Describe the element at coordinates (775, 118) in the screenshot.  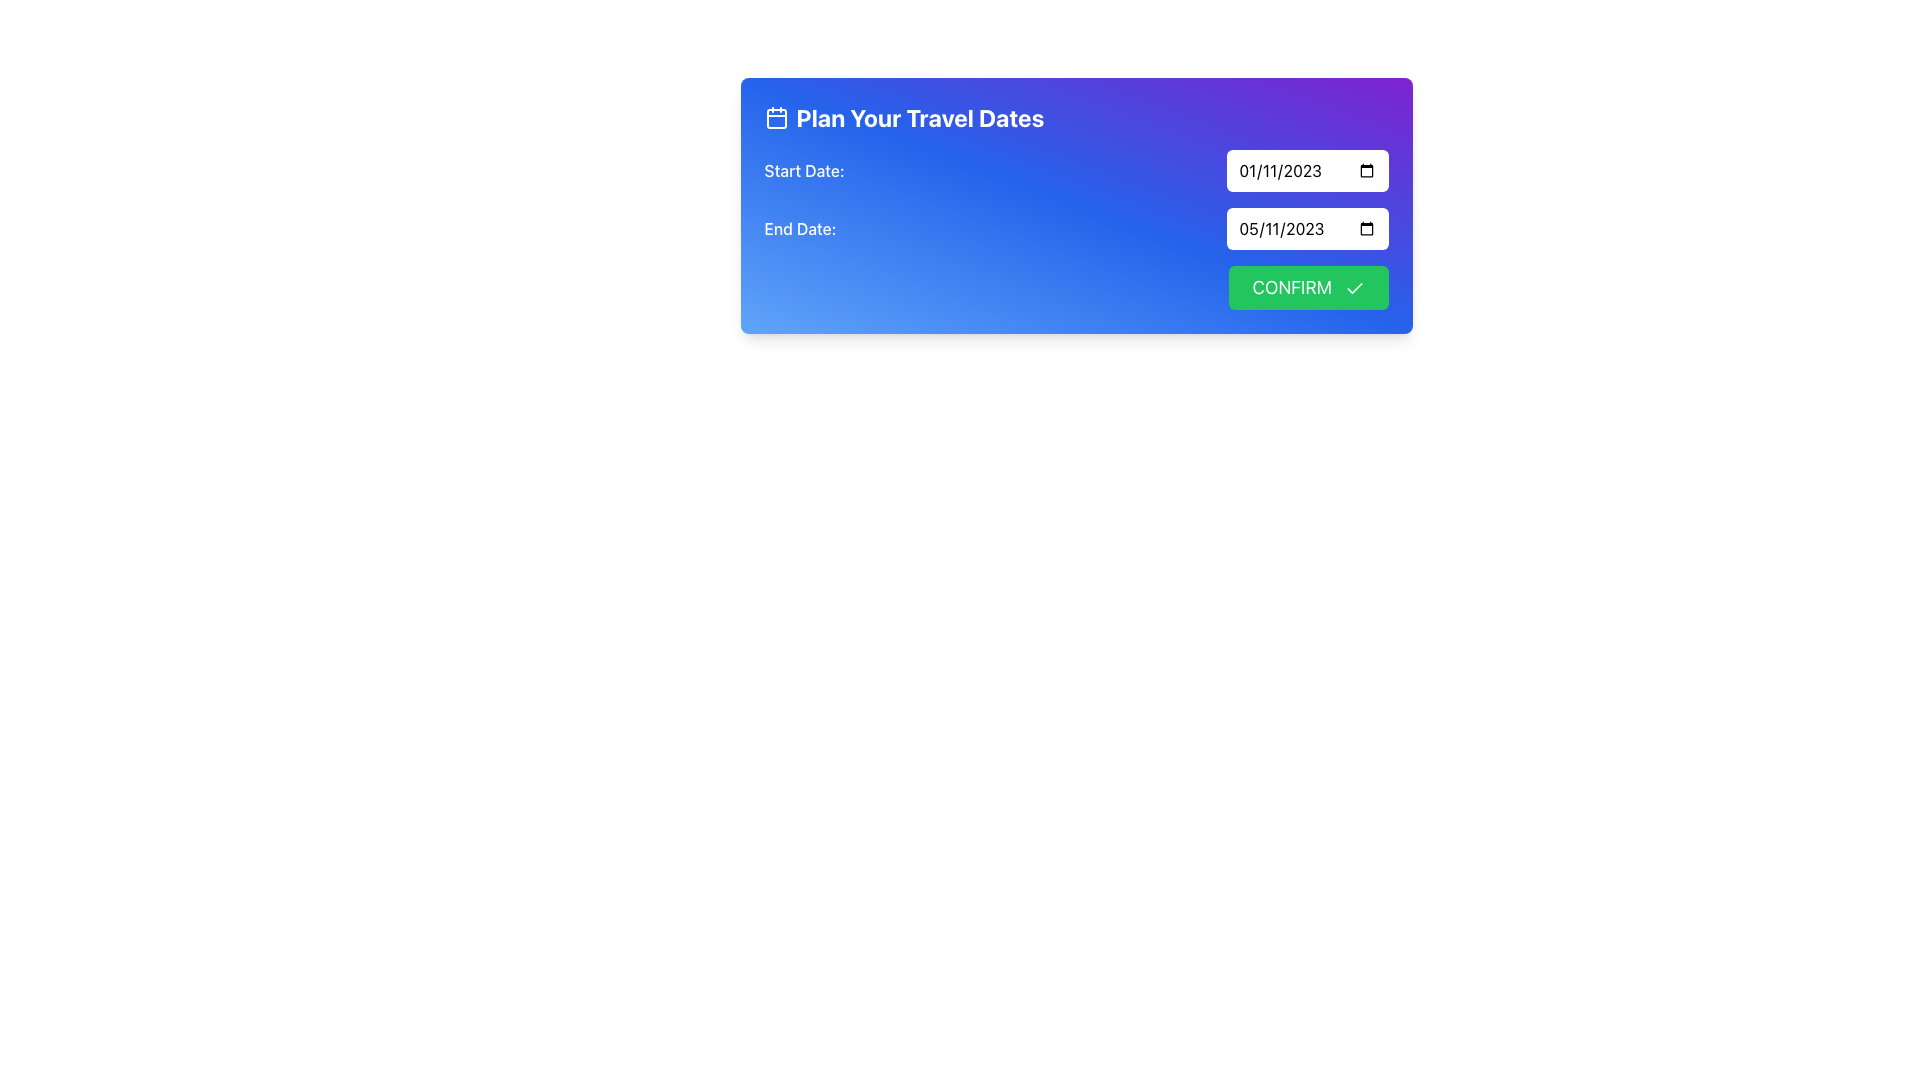
I see `the calendar icon located to the left of the text 'Plan Your Travel Dates', which features a square outline and two vertical rectangular shapes representing the header` at that location.